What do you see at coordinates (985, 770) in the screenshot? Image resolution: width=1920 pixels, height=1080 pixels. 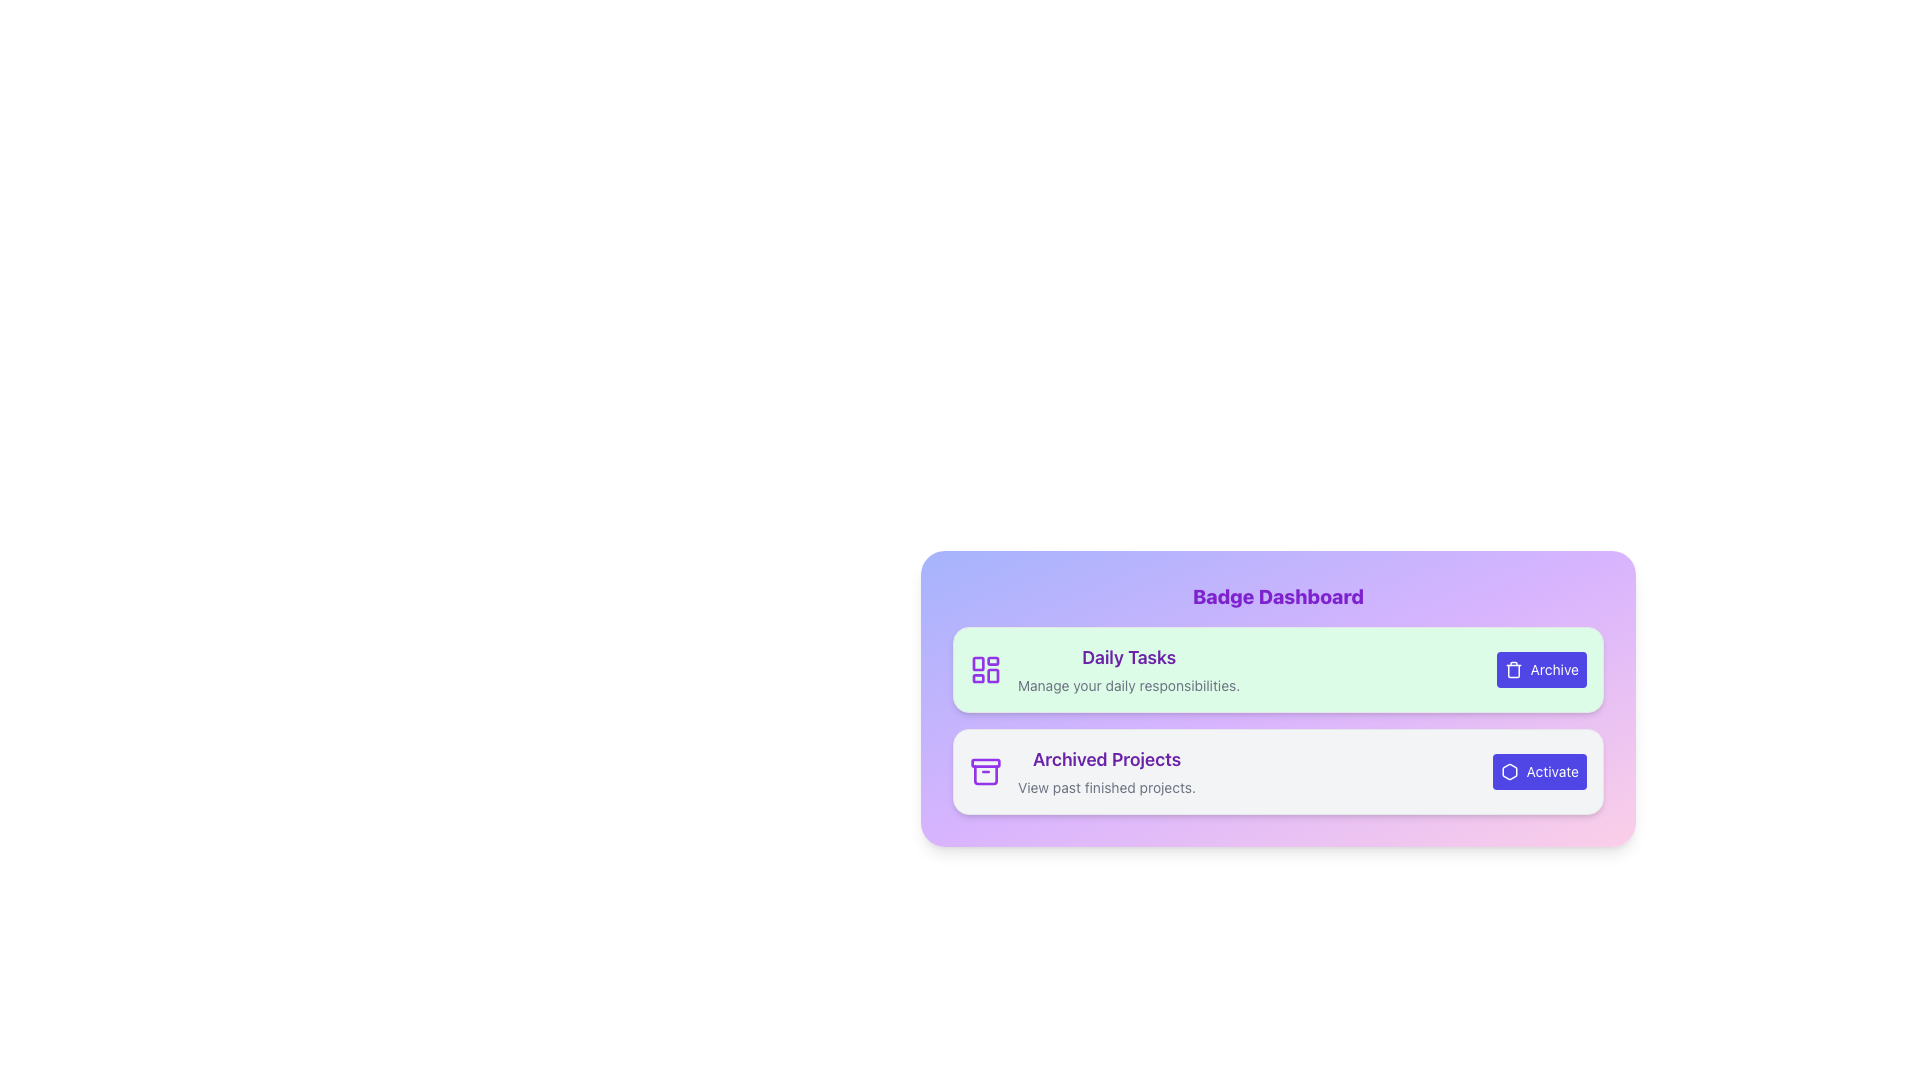 I see `the icon representing 'Archived Projects' located in the 'Badge Dashboard' section, positioned to the left of the text 'Archived Projects'` at bounding box center [985, 770].